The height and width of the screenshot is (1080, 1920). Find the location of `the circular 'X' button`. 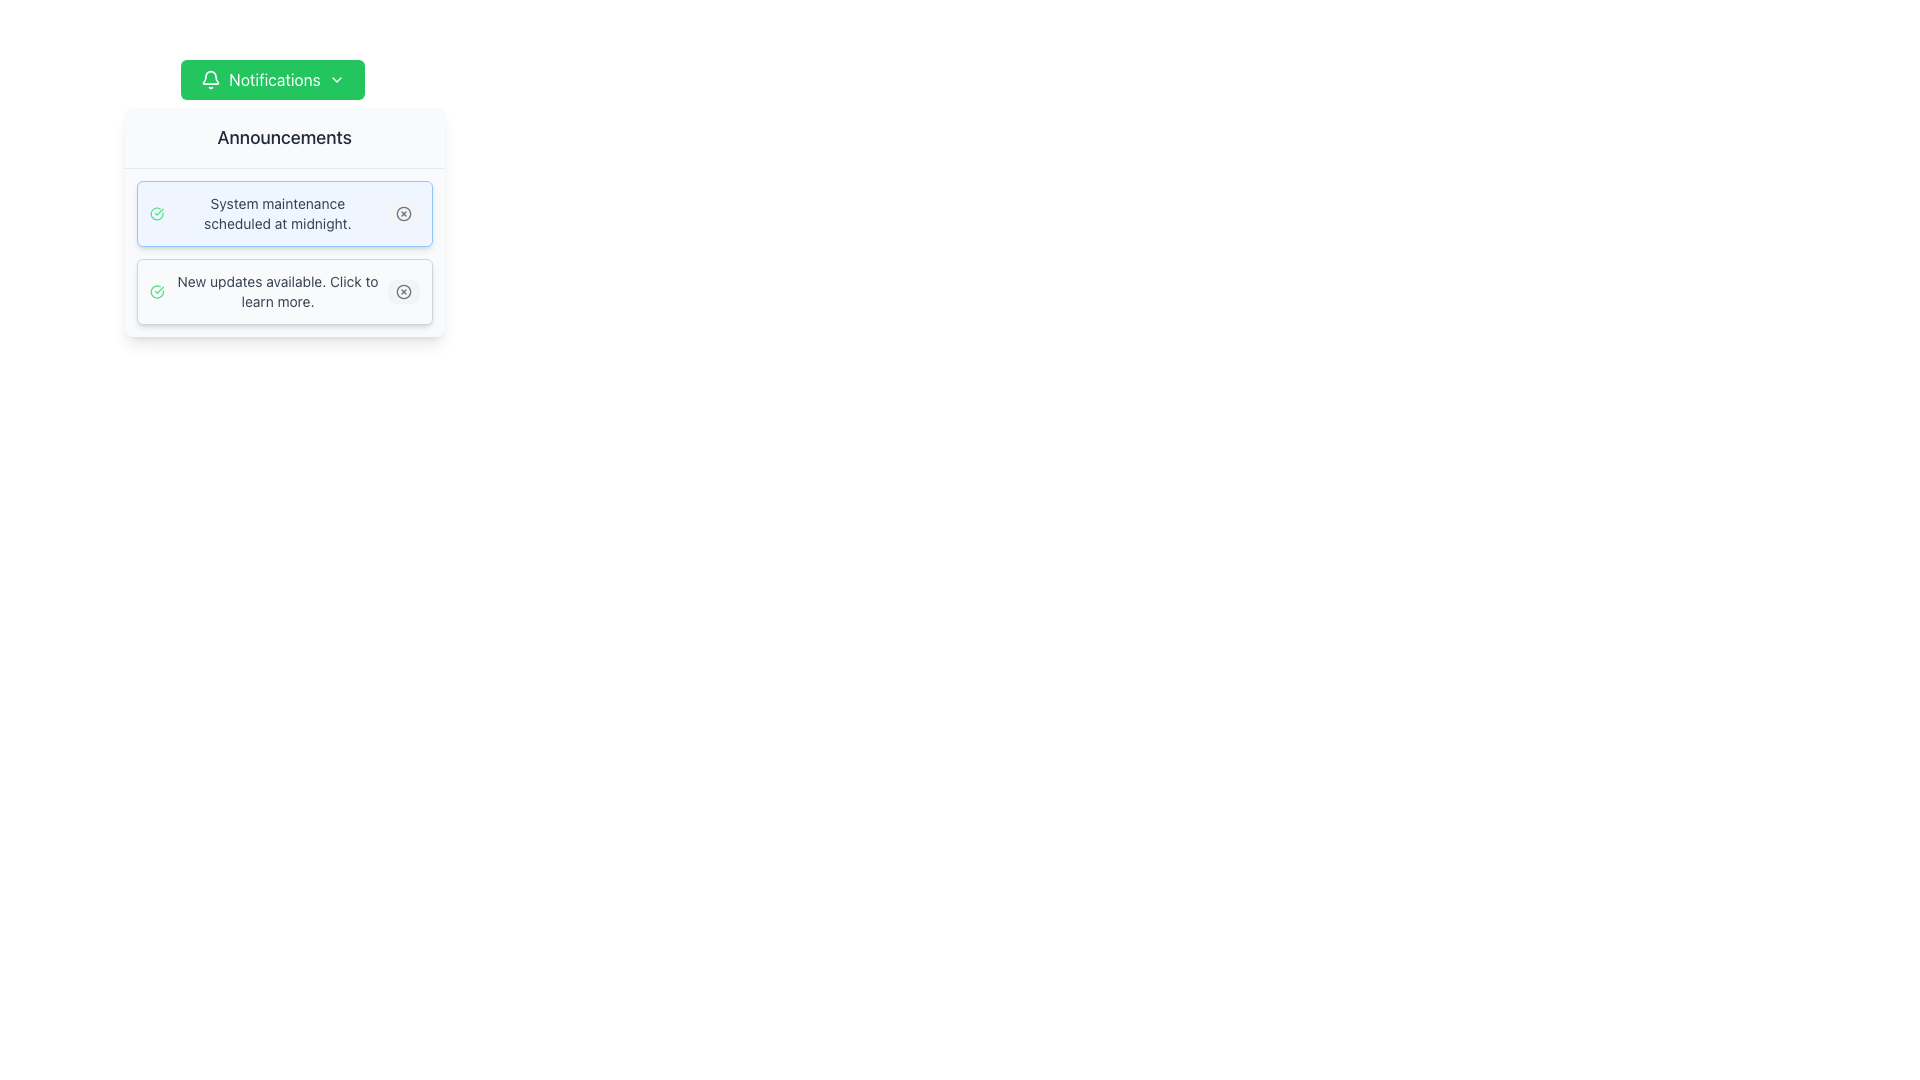

the circular 'X' button is located at coordinates (402, 292).